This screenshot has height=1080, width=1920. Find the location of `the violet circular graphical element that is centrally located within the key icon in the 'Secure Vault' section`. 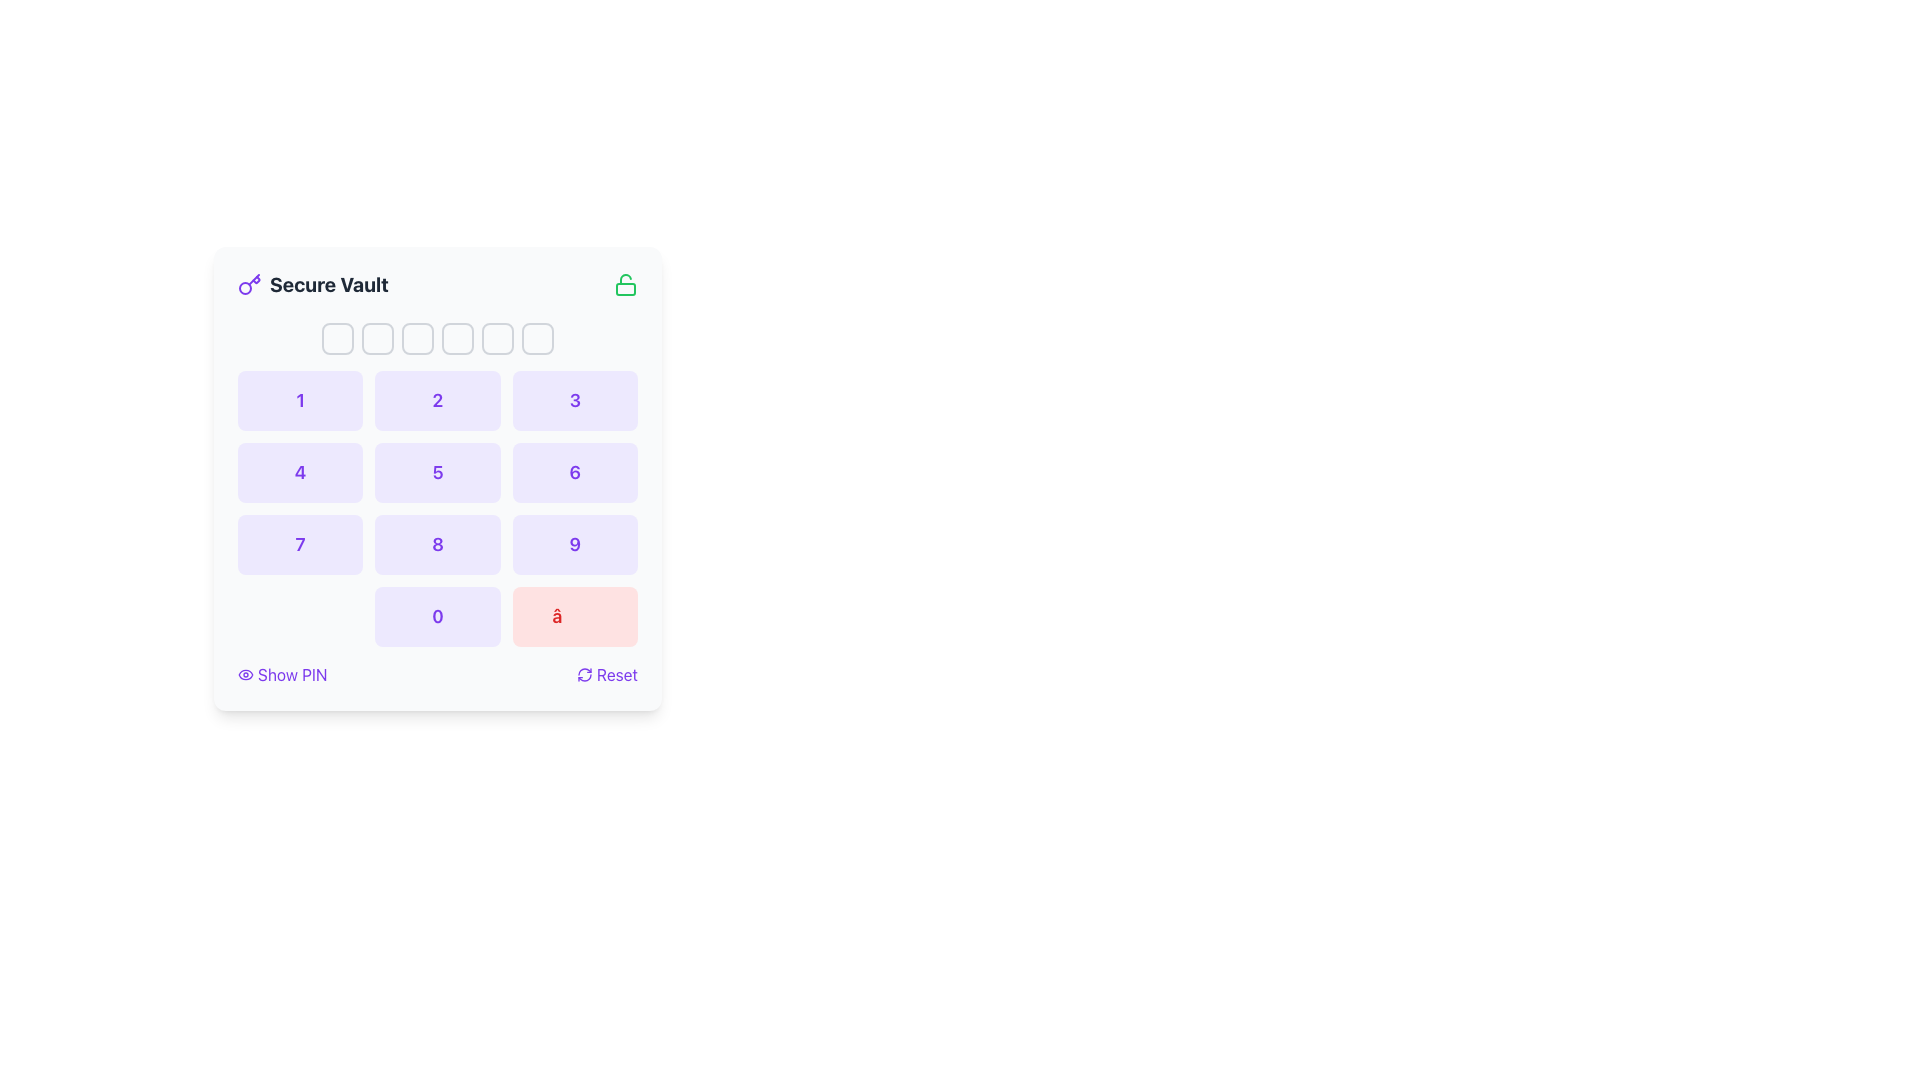

the violet circular graphical element that is centrally located within the key icon in the 'Secure Vault' section is located at coordinates (244, 288).